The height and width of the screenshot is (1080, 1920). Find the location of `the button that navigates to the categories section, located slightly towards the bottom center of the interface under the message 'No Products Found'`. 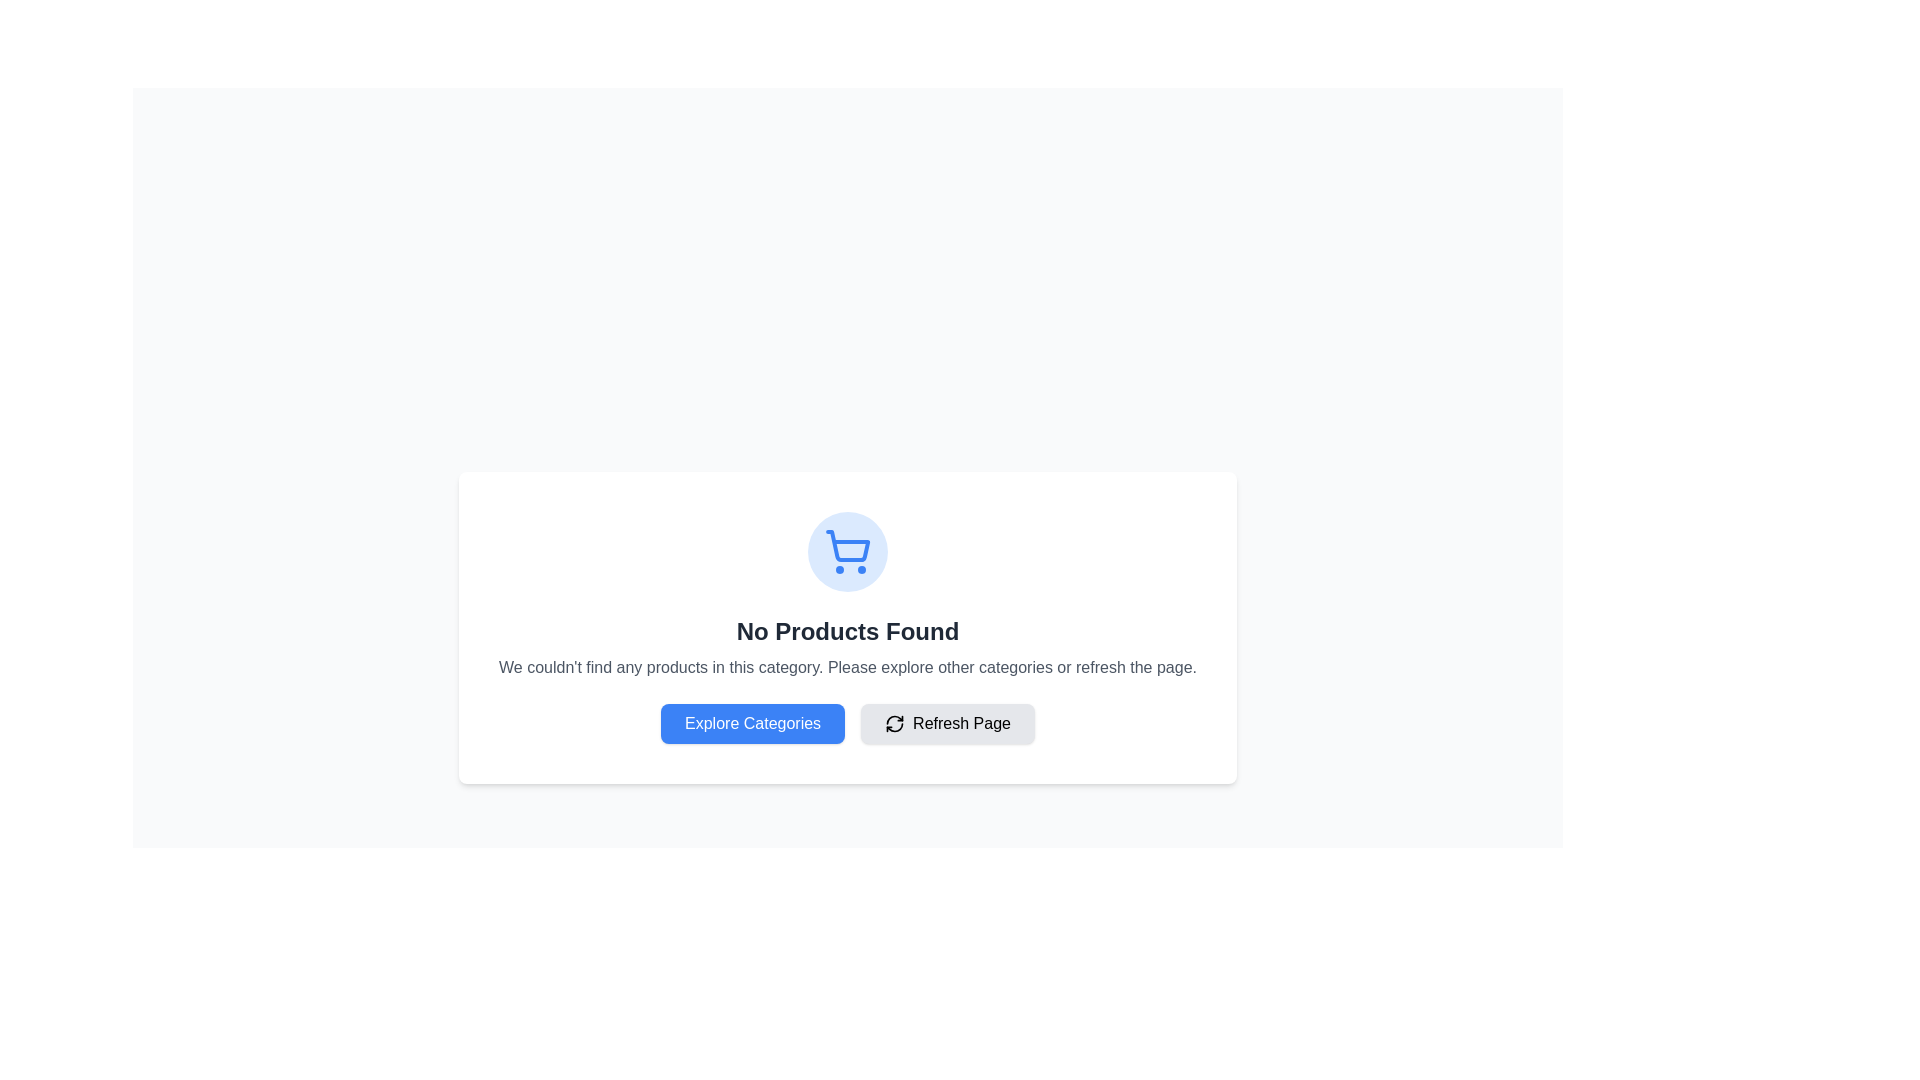

the button that navigates to the categories section, located slightly towards the bottom center of the interface under the message 'No Products Found' is located at coordinates (752, 724).